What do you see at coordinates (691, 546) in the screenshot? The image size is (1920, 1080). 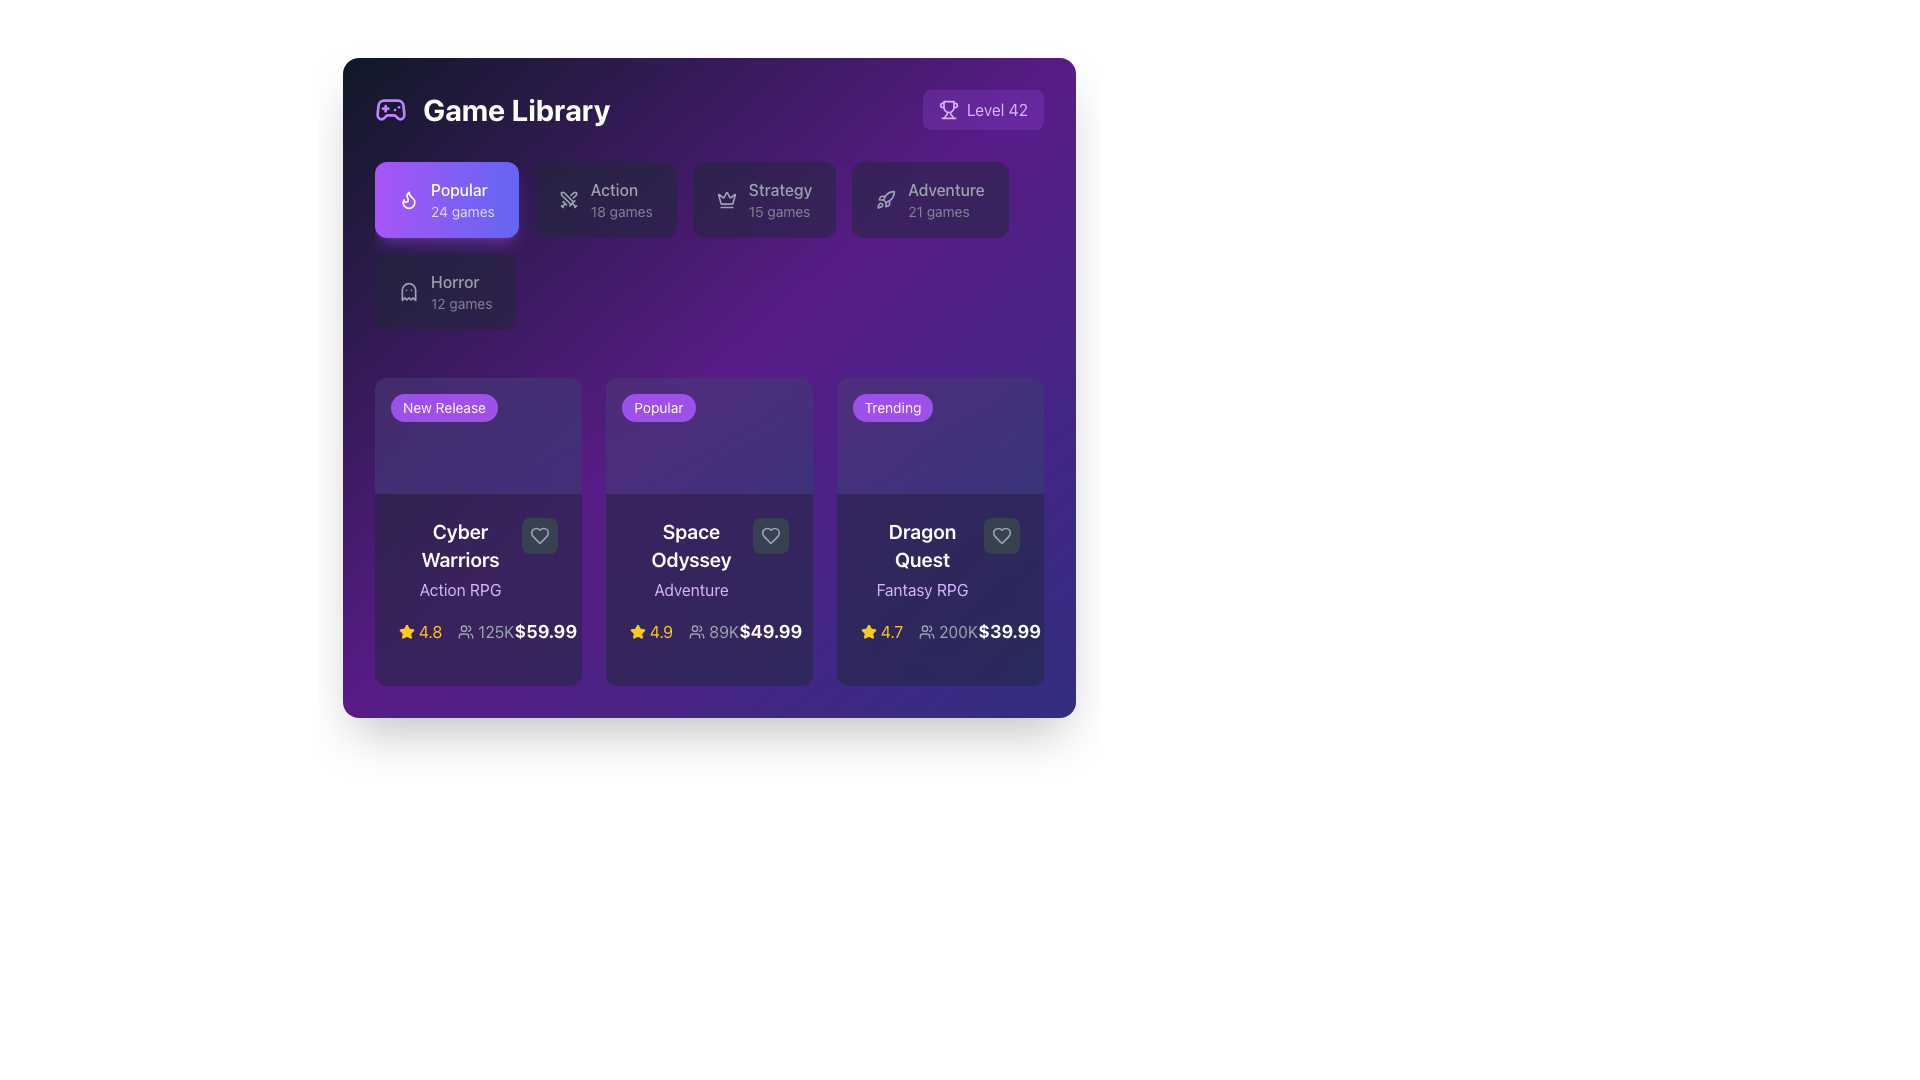 I see `the 'Space Odyssey' text label, which is displayed in a bold white font on a purple background, centrally aligned above the 'Adventure' label in the 'Game Library' section` at bounding box center [691, 546].